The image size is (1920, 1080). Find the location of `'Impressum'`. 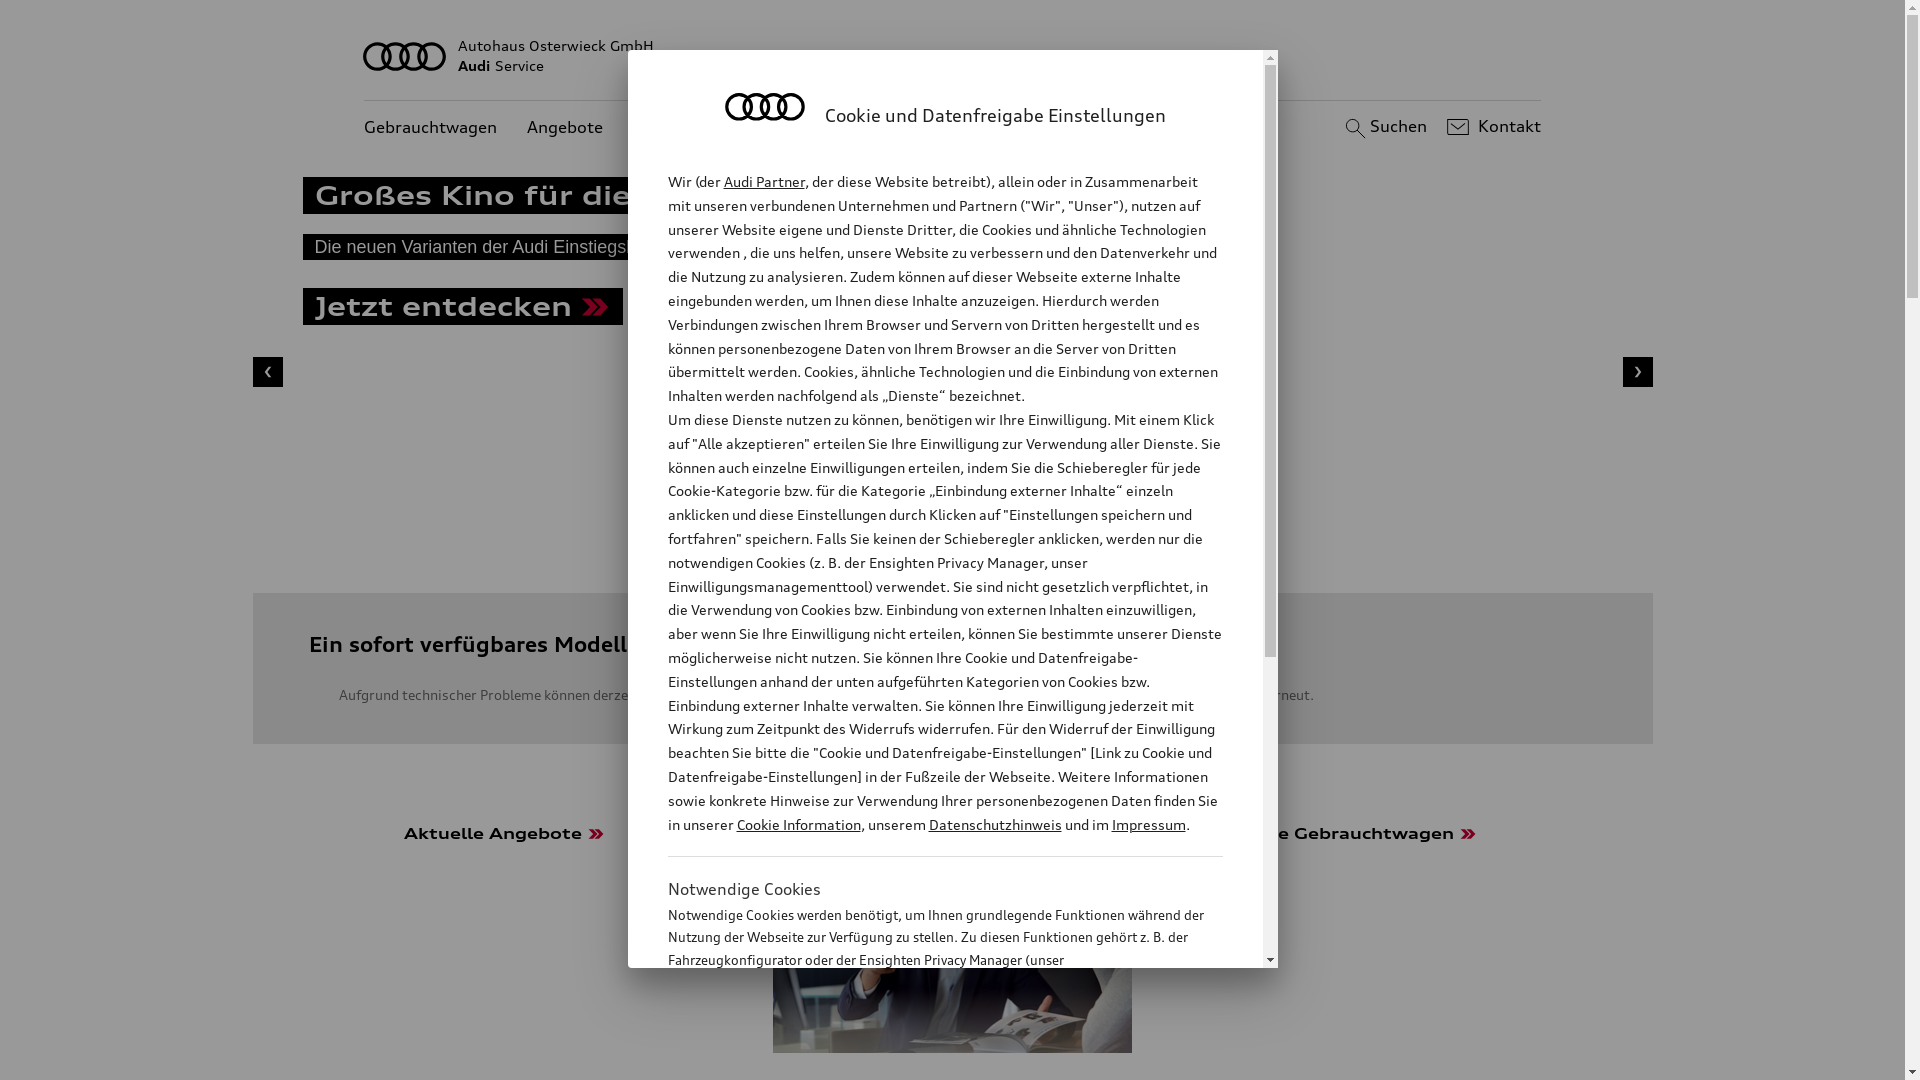

'Impressum' is located at coordinates (1111, 824).